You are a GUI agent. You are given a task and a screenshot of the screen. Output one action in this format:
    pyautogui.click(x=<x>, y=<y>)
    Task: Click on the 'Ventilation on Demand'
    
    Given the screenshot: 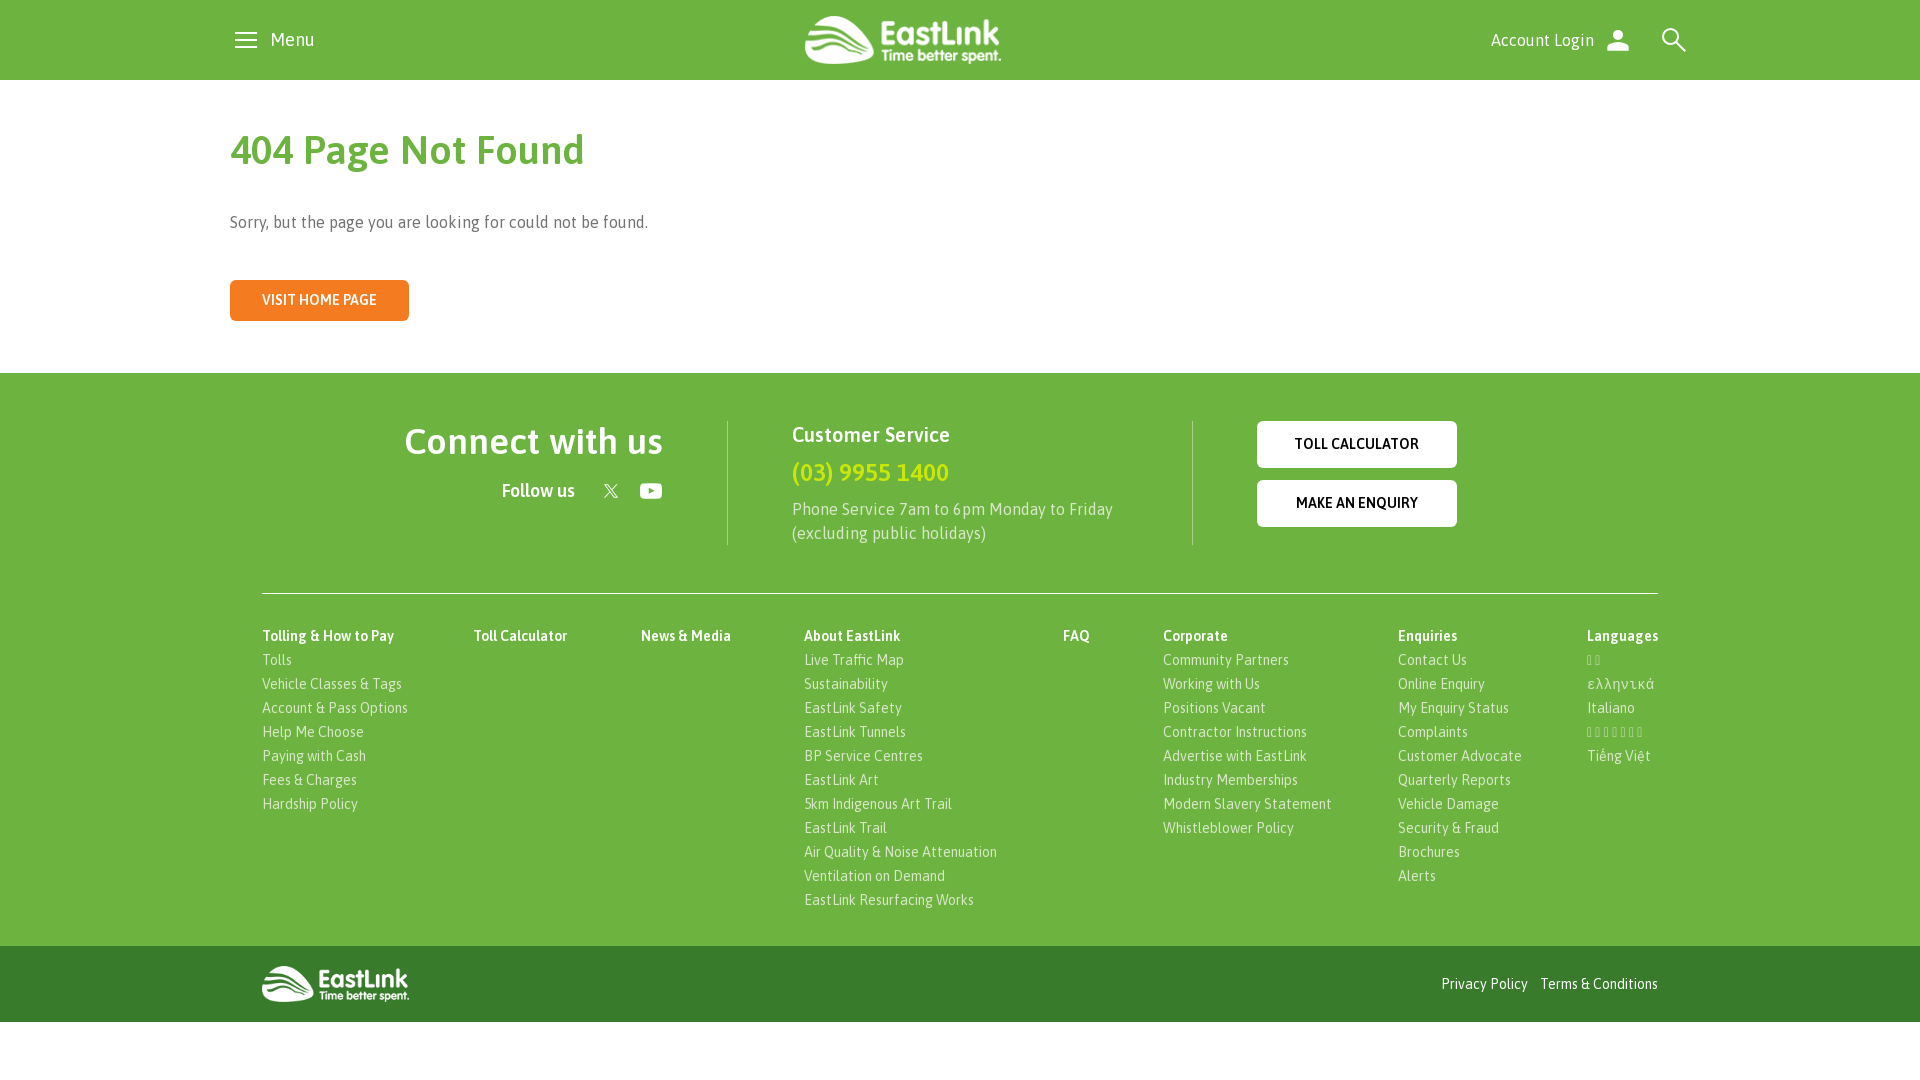 What is the action you would take?
    pyautogui.click(x=881, y=874)
    